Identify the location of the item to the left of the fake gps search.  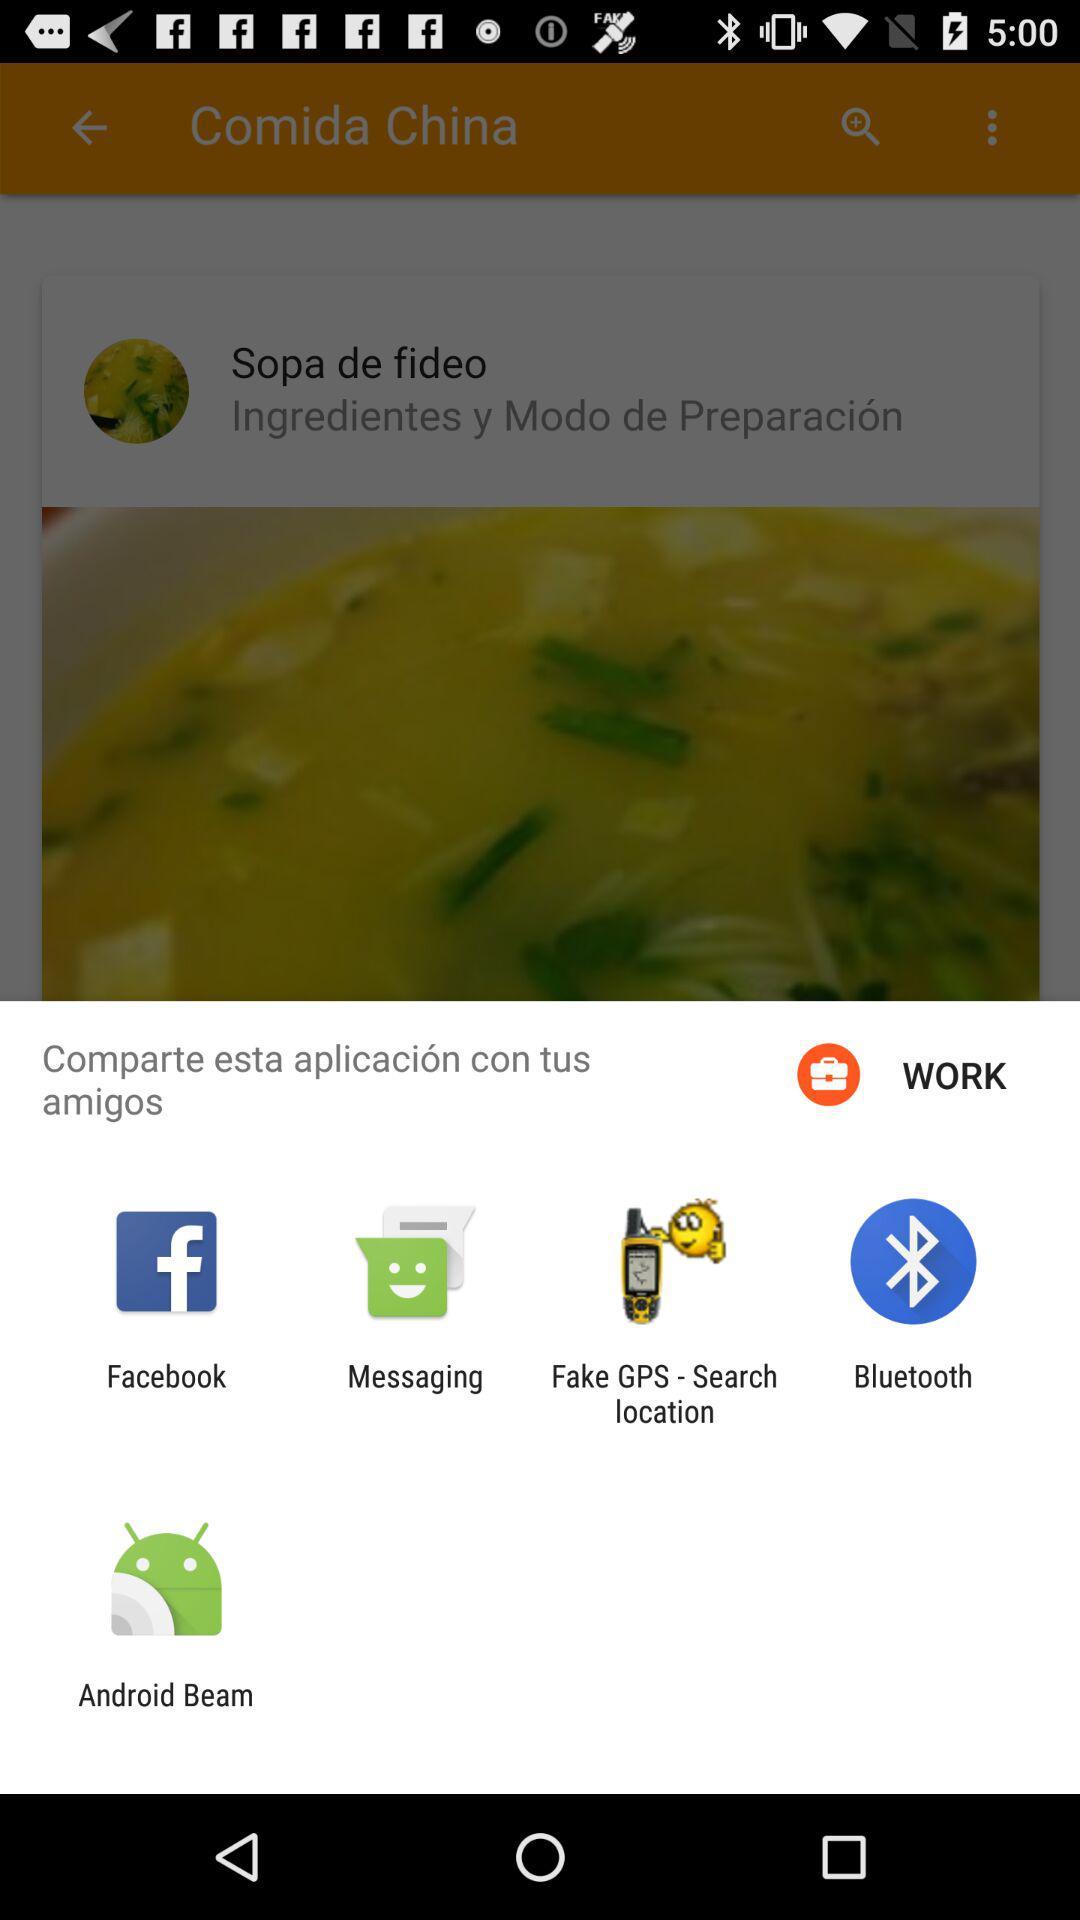
(414, 1392).